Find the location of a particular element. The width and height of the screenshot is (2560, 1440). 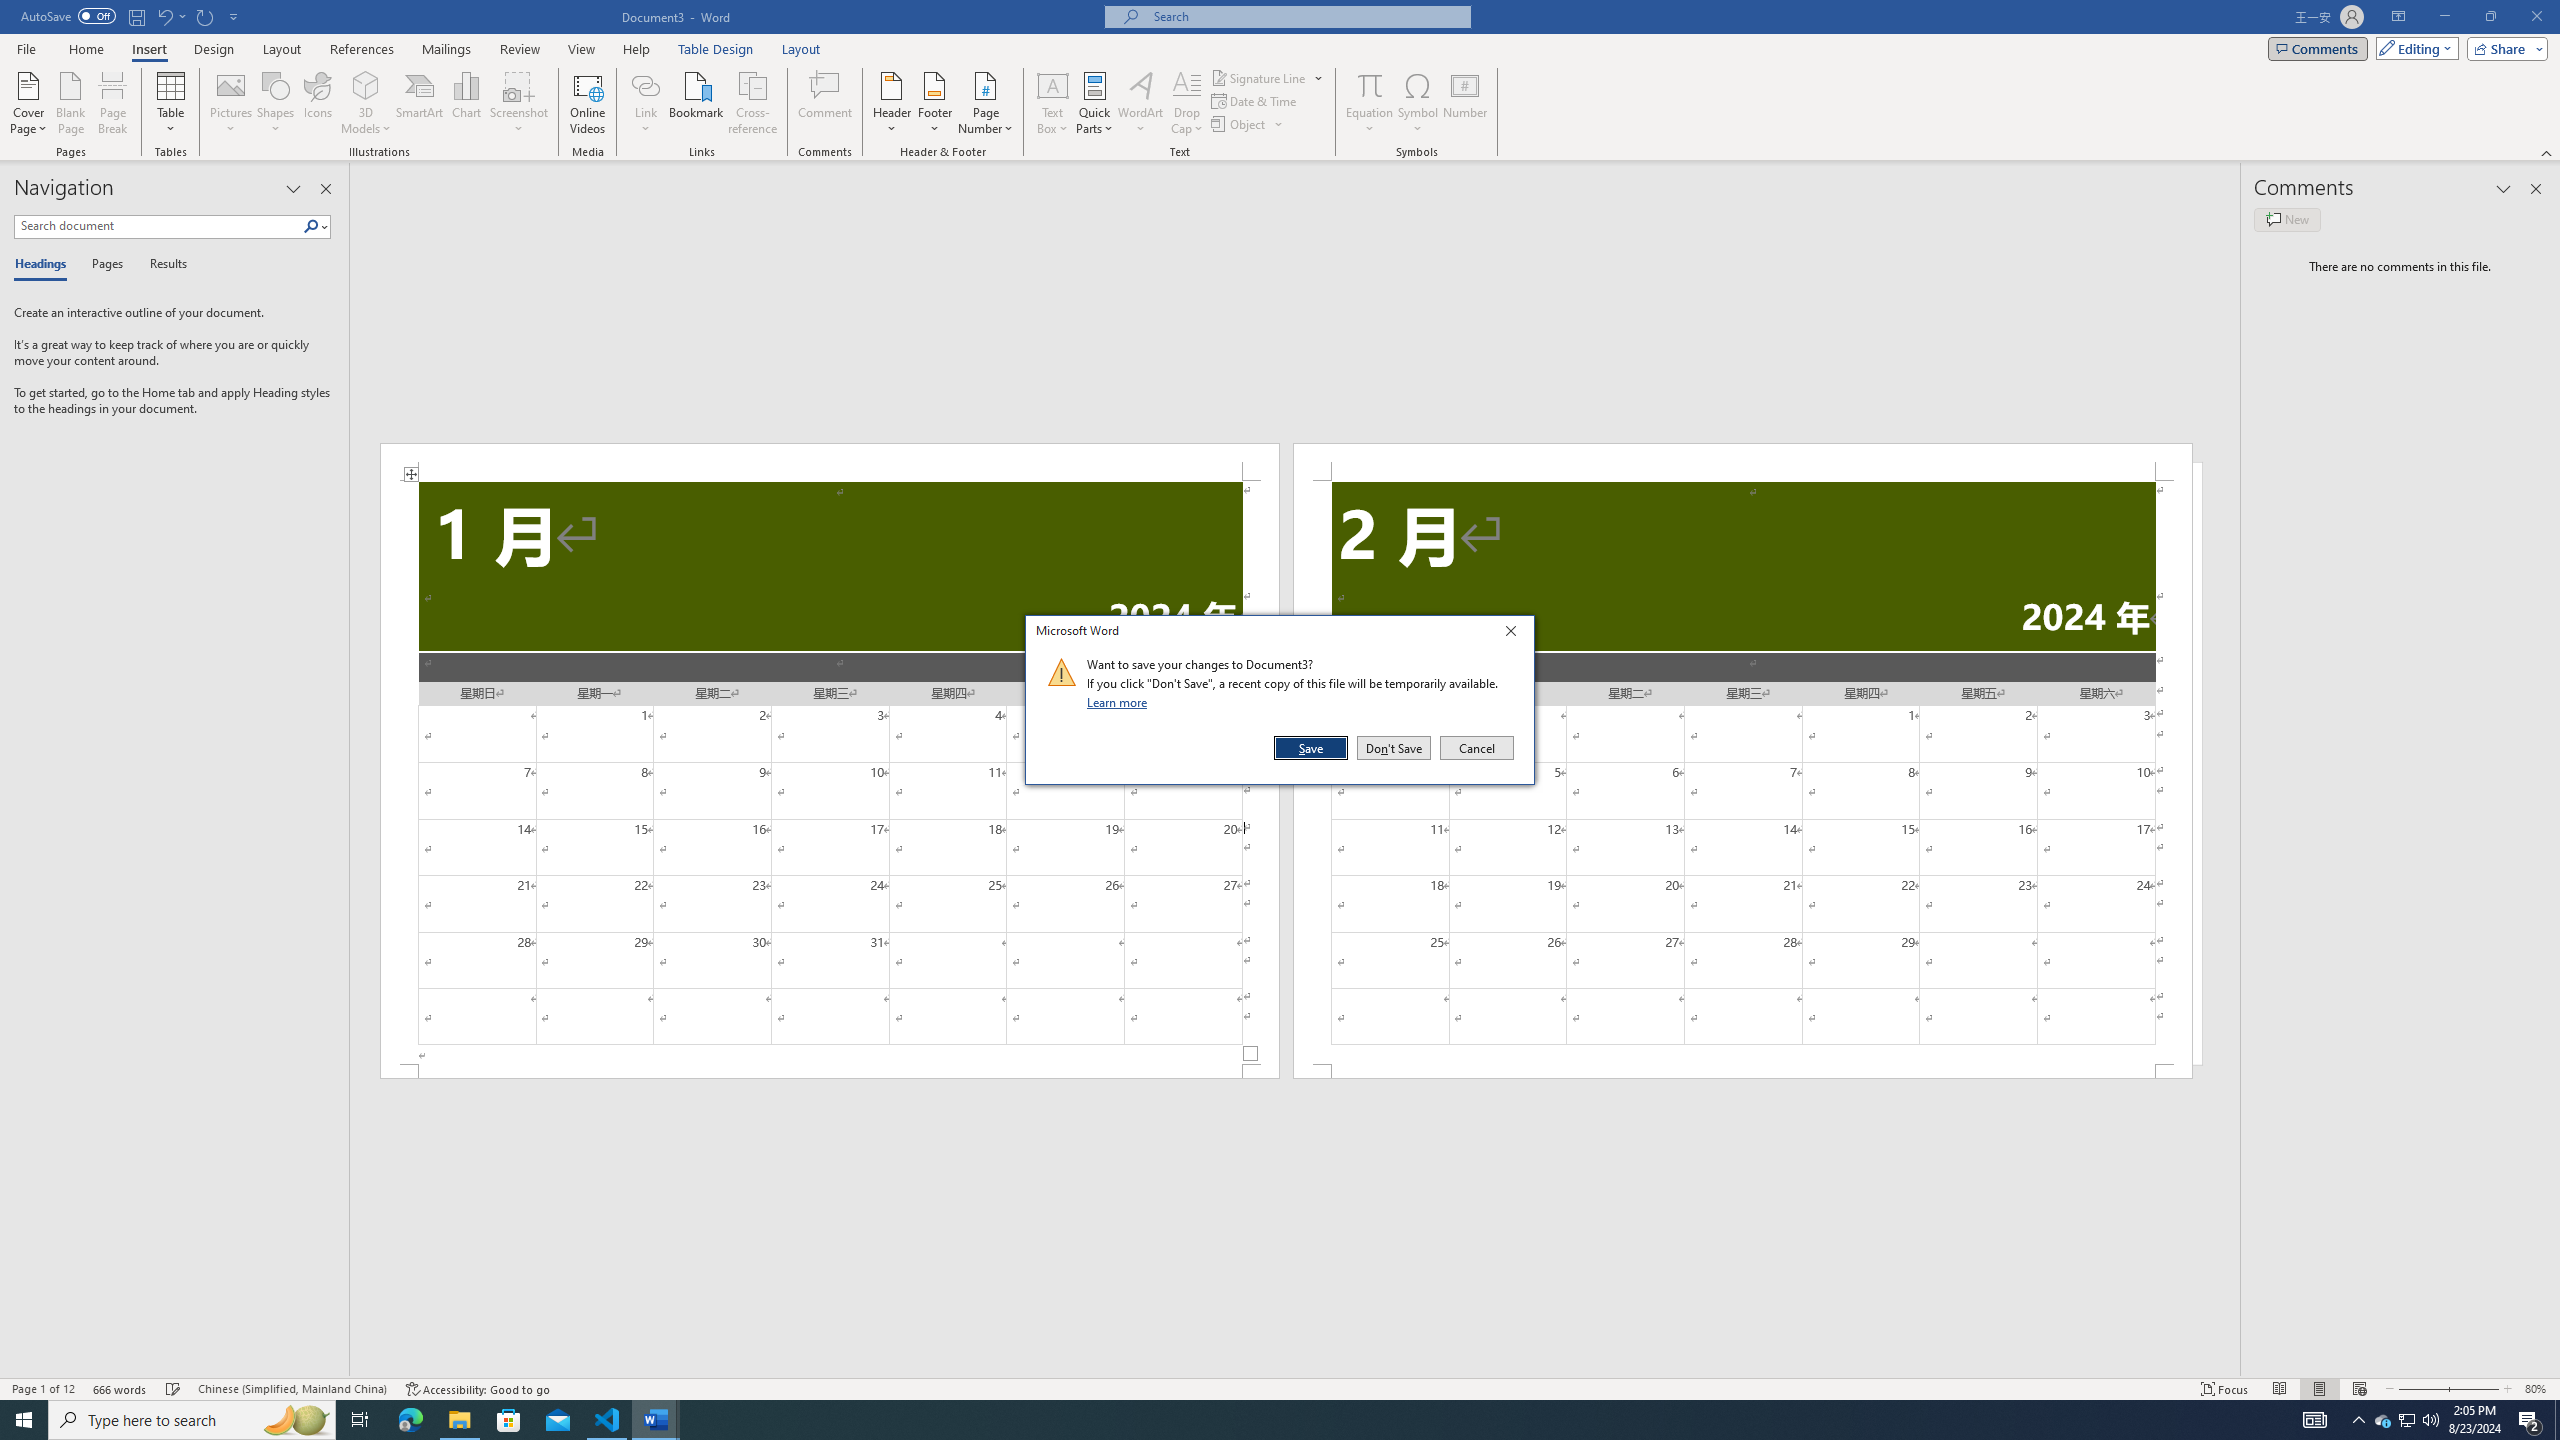

'New comment' is located at coordinates (2286, 218).